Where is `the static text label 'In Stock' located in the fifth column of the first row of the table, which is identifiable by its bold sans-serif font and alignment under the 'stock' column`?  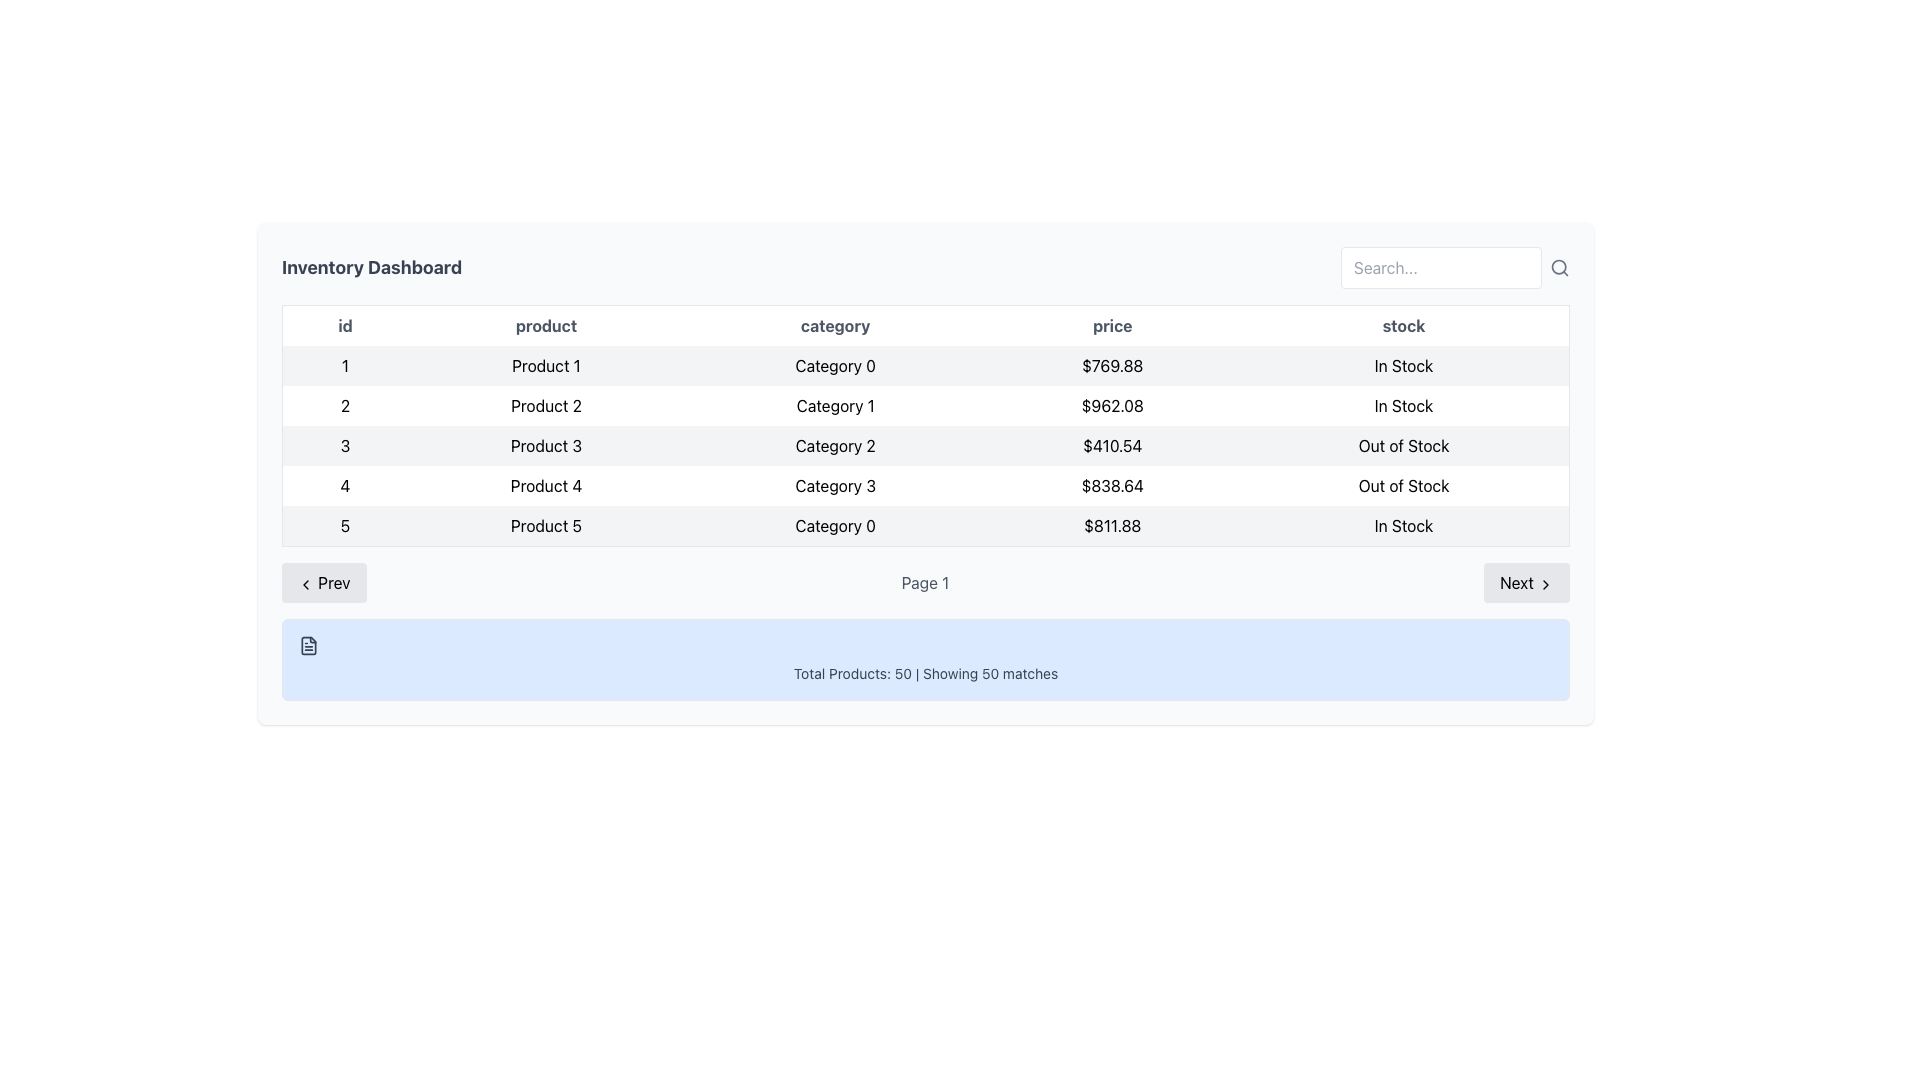
the static text label 'In Stock' located in the fifth column of the first row of the table, which is identifiable by its bold sans-serif font and alignment under the 'stock' column is located at coordinates (1403, 366).